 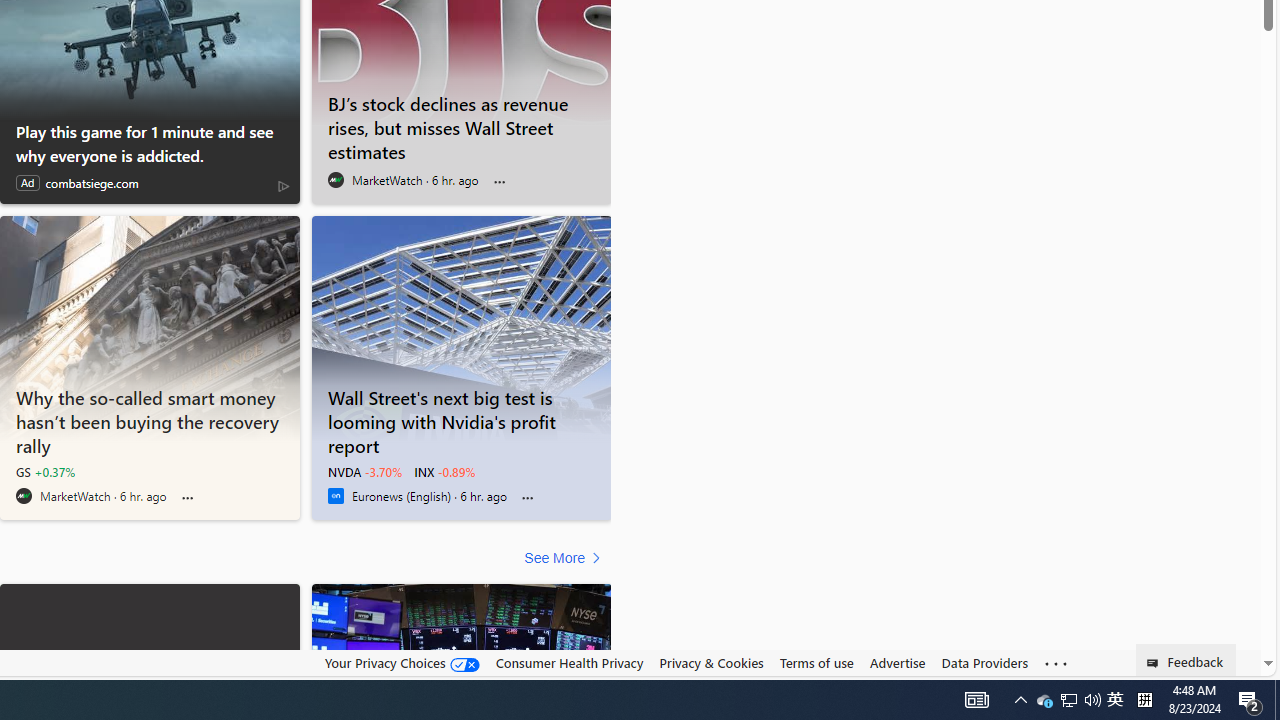 I want to click on 'GS +0.37%', so click(x=45, y=471).